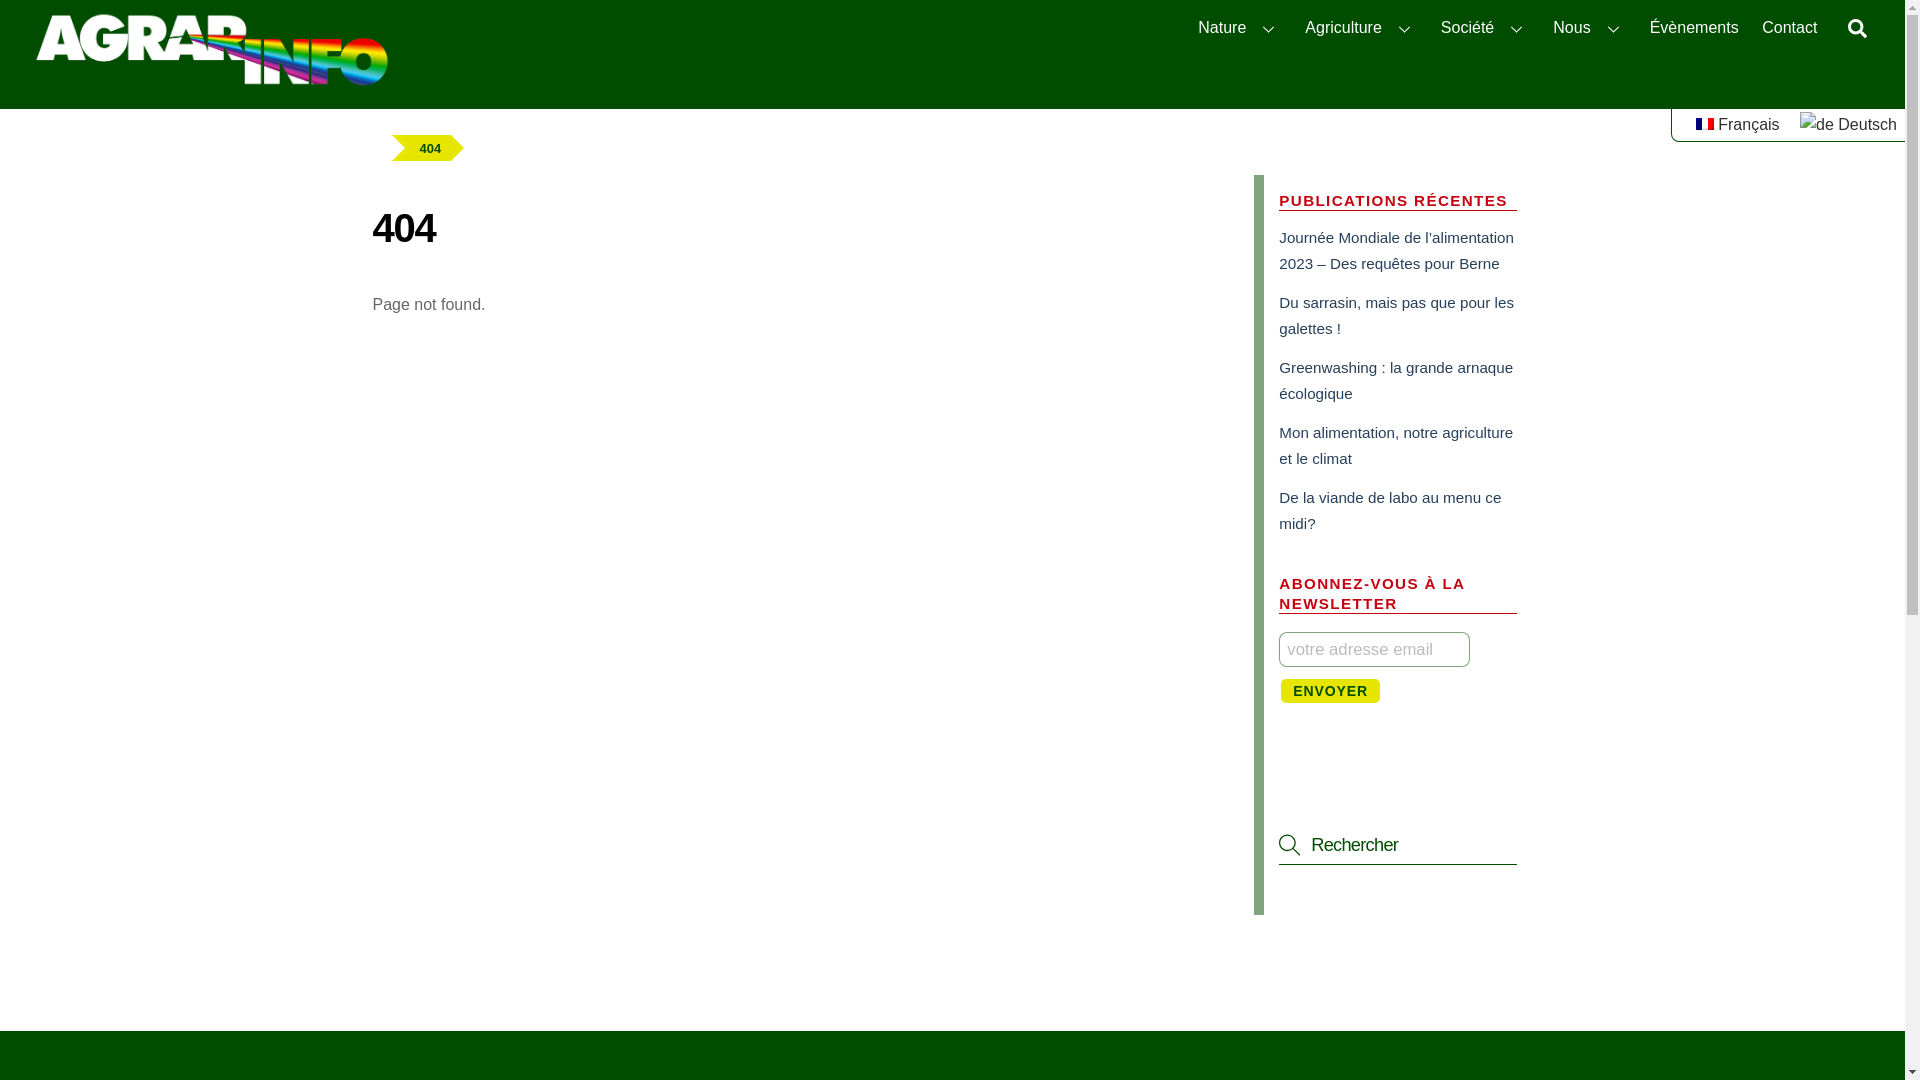 Image resolution: width=1920 pixels, height=1080 pixels. What do you see at coordinates (1395, 444) in the screenshot?
I see `'Mon alimentation, notre agriculture et le climat'` at bounding box center [1395, 444].